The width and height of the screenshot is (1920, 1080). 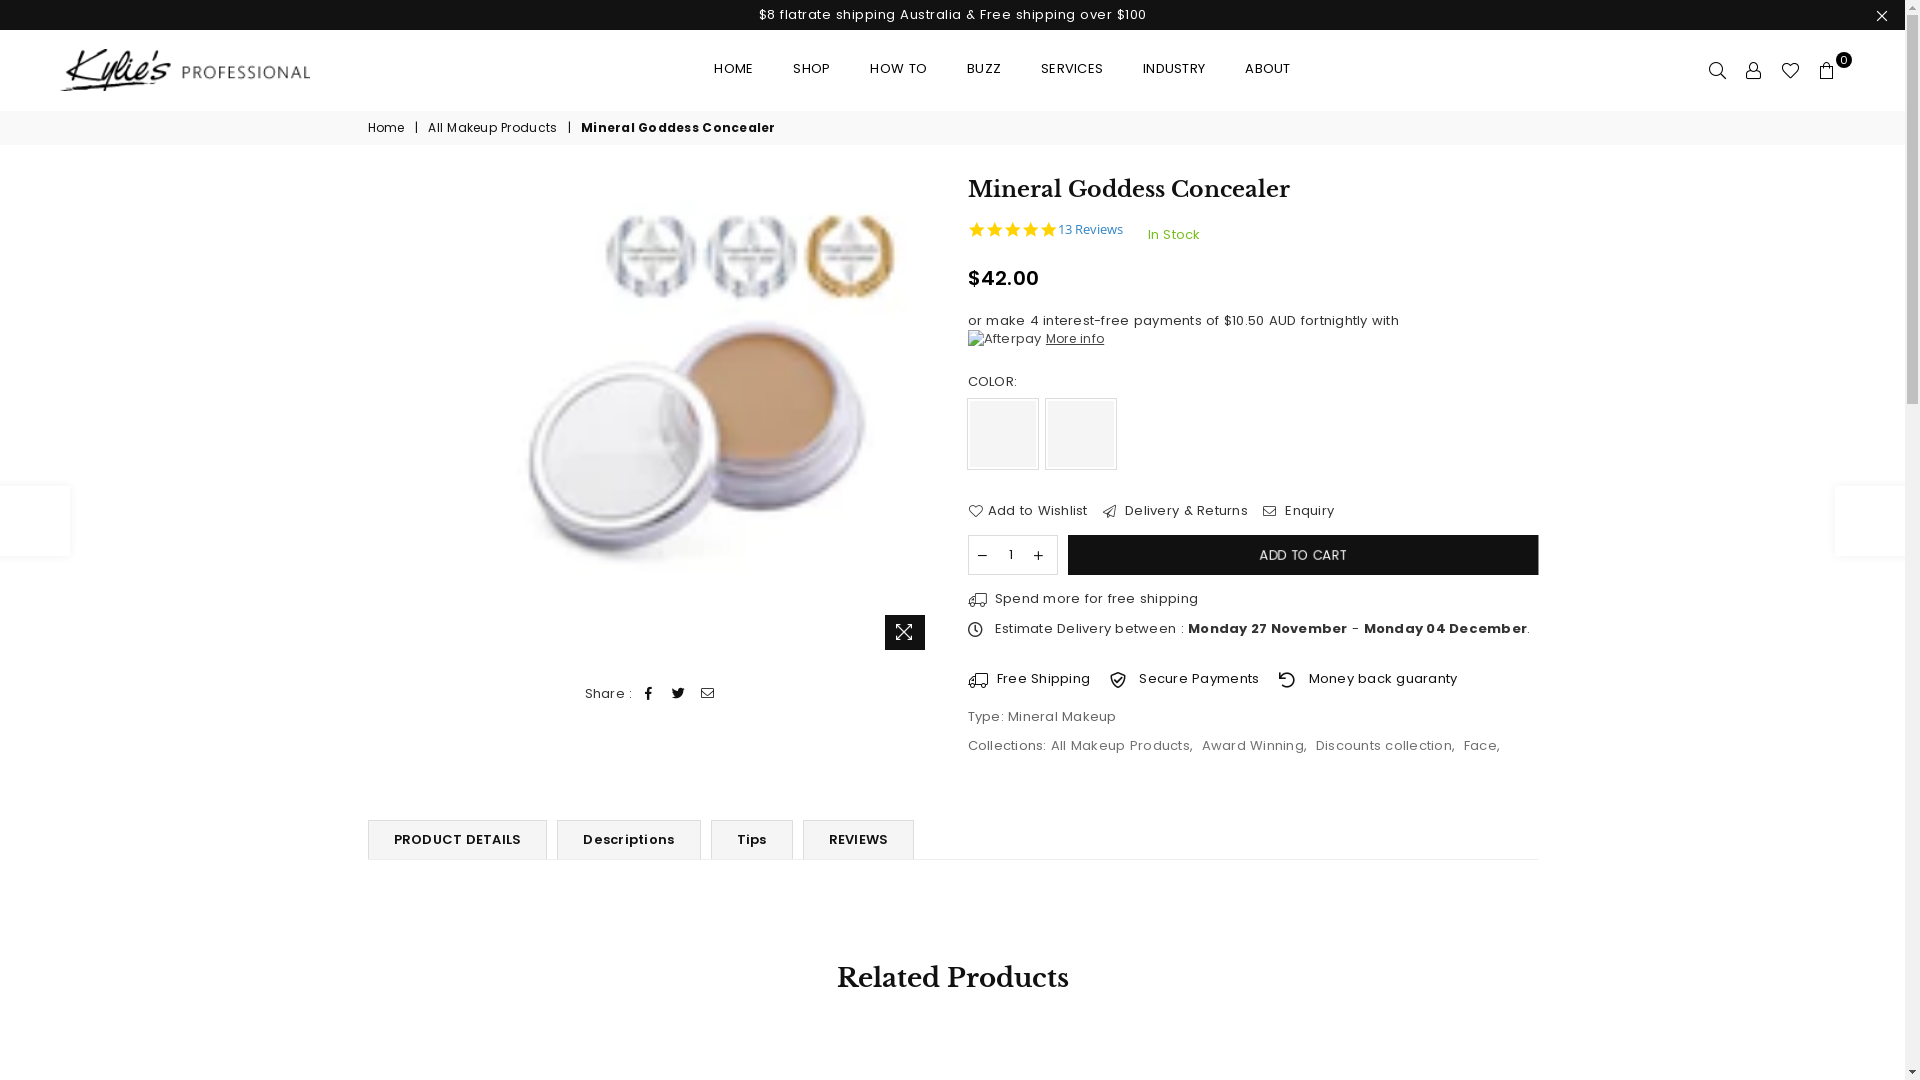 What do you see at coordinates (1012, 555) in the screenshot?
I see `'Quantity'` at bounding box center [1012, 555].